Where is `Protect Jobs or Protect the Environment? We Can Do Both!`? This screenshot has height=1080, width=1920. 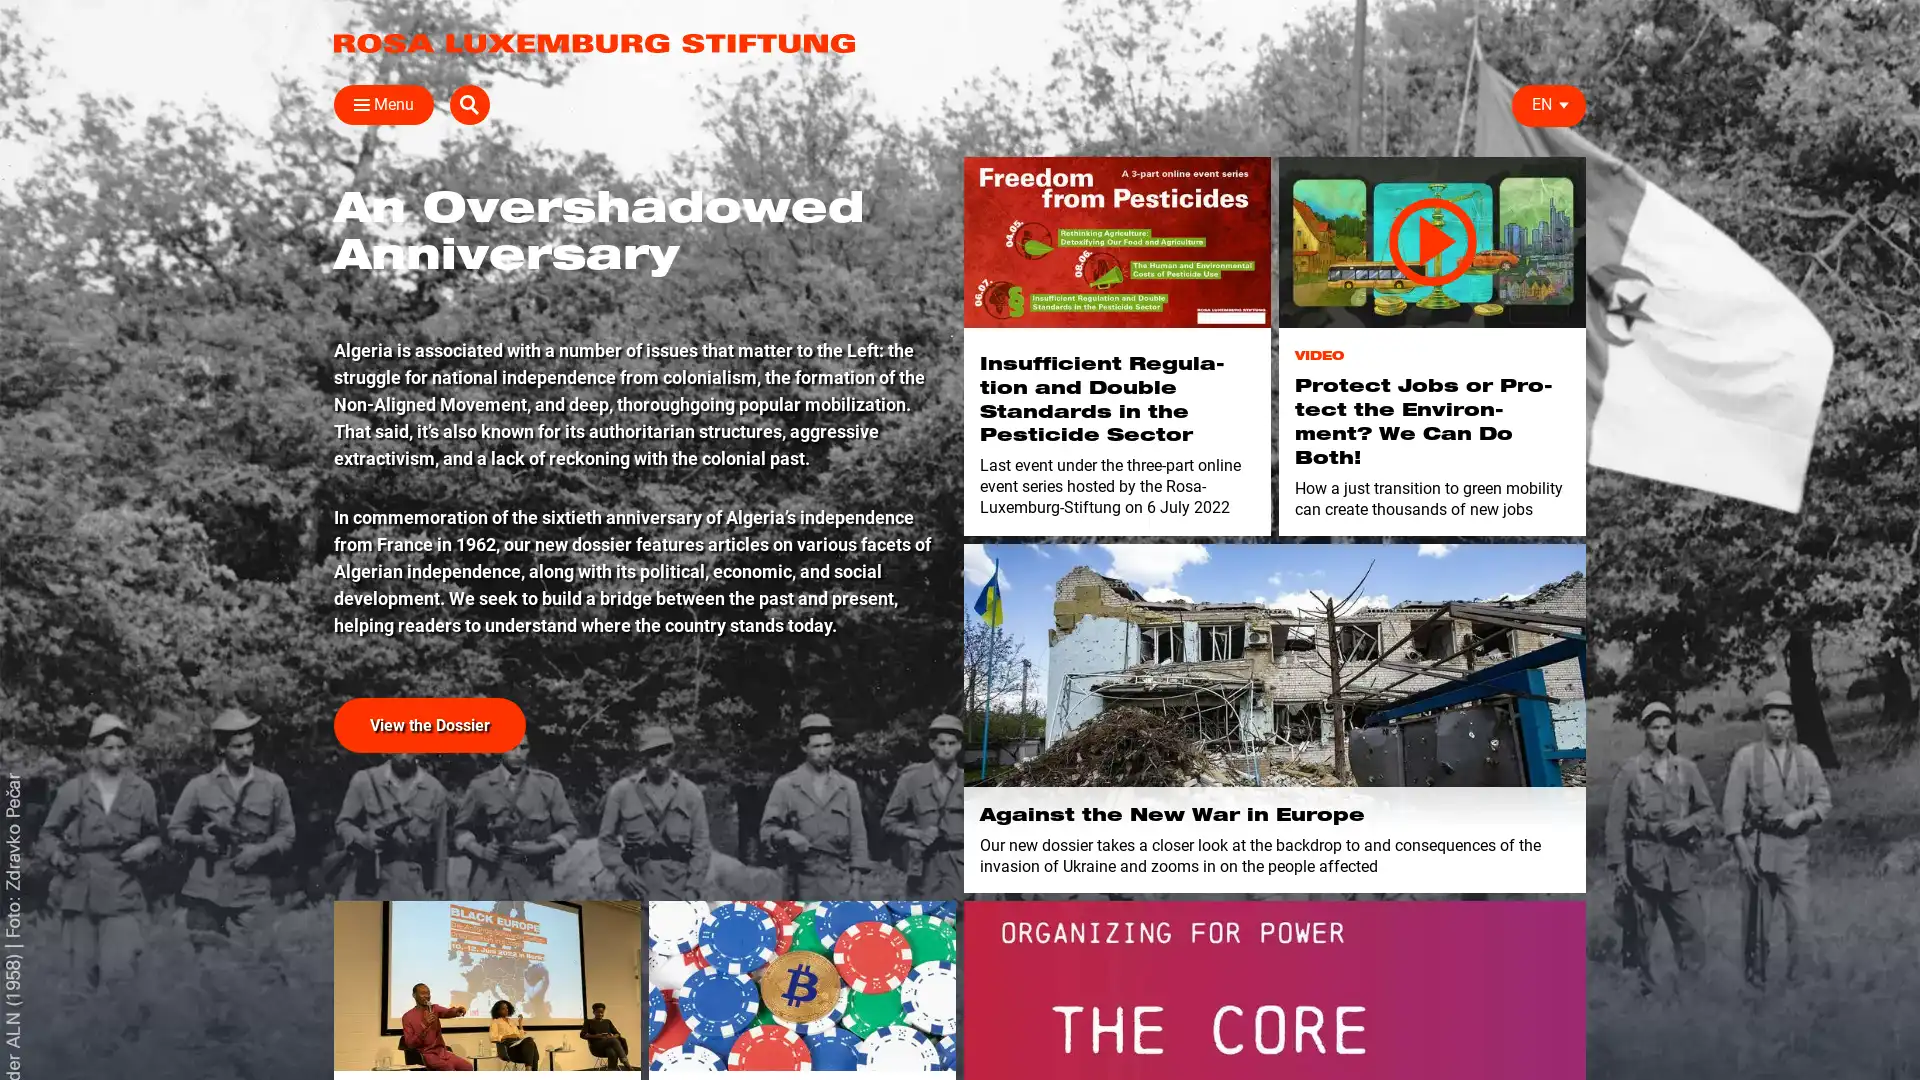 Protect Jobs or Protect the Environment? We Can Do Both! is located at coordinates (1431, 241).